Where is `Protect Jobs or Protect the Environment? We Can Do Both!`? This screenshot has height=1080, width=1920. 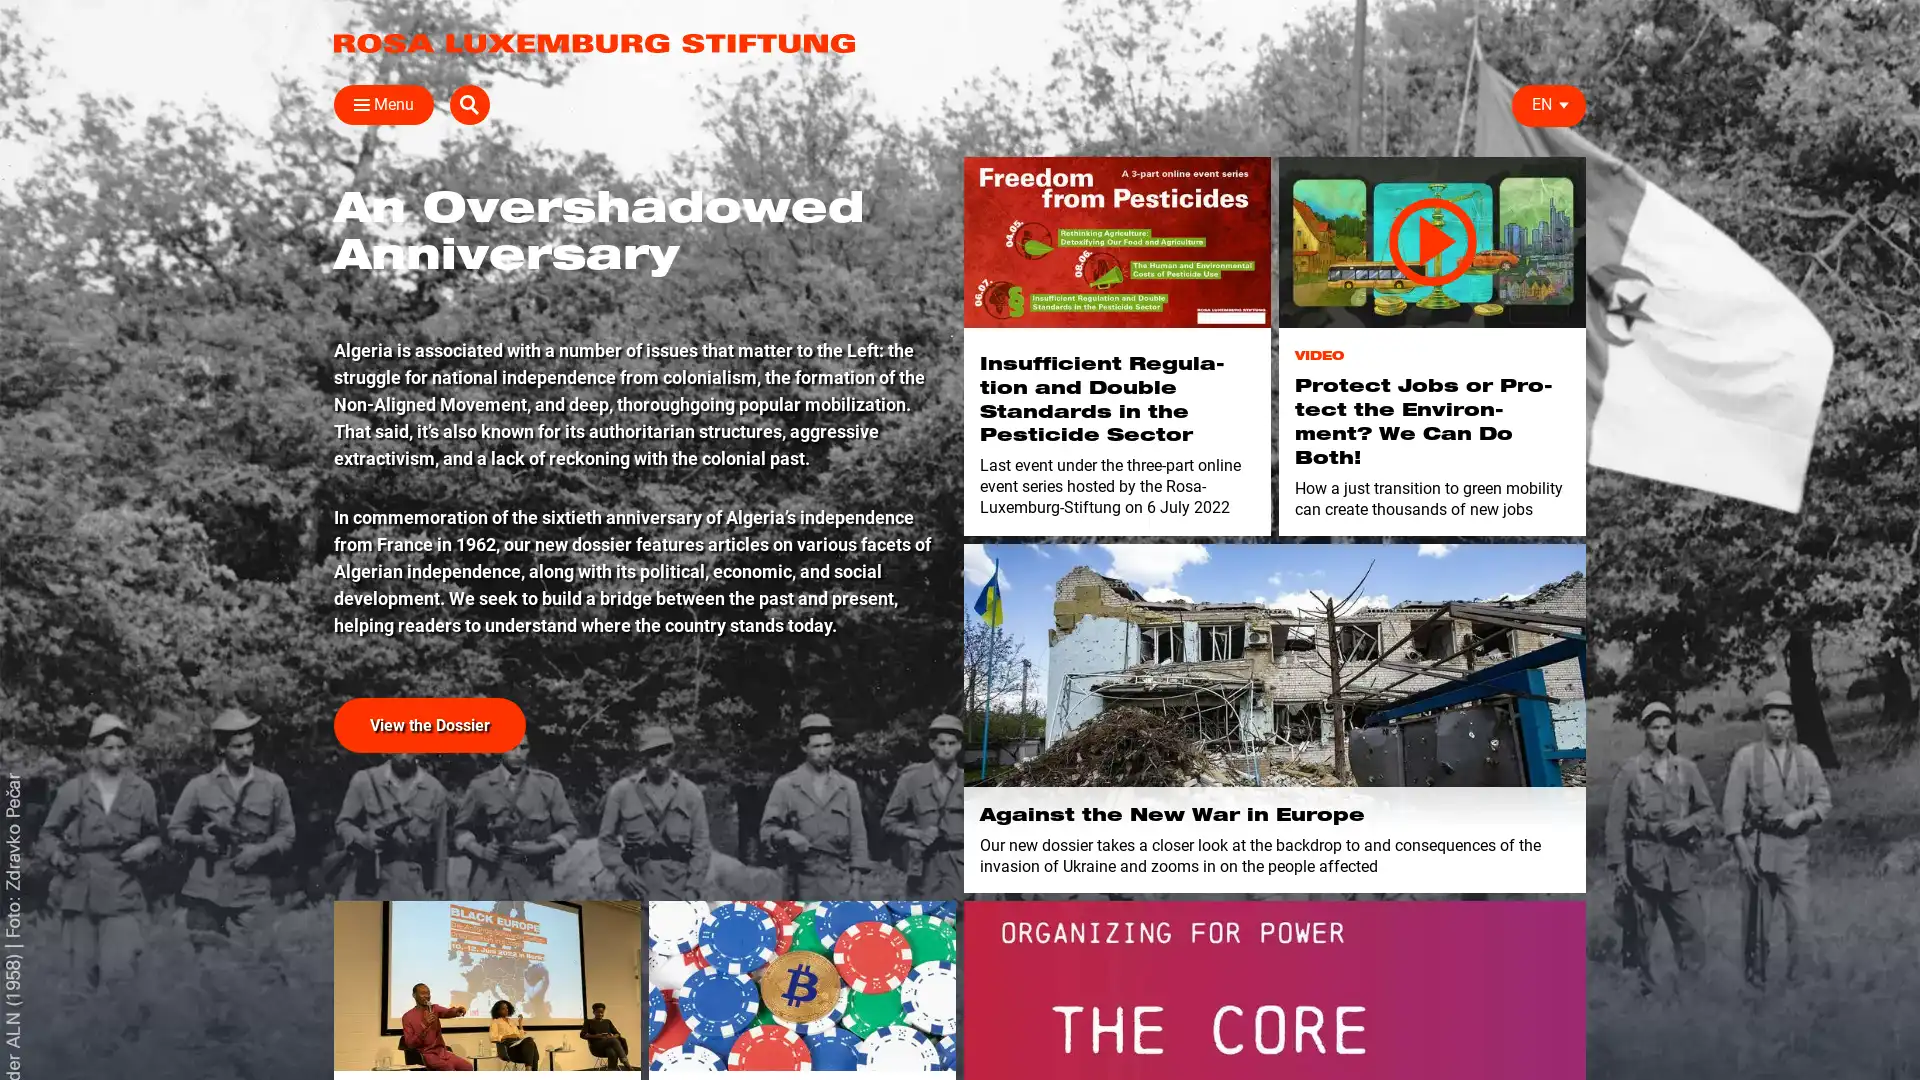 Protect Jobs or Protect the Environment? We Can Do Both! is located at coordinates (1431, 241).